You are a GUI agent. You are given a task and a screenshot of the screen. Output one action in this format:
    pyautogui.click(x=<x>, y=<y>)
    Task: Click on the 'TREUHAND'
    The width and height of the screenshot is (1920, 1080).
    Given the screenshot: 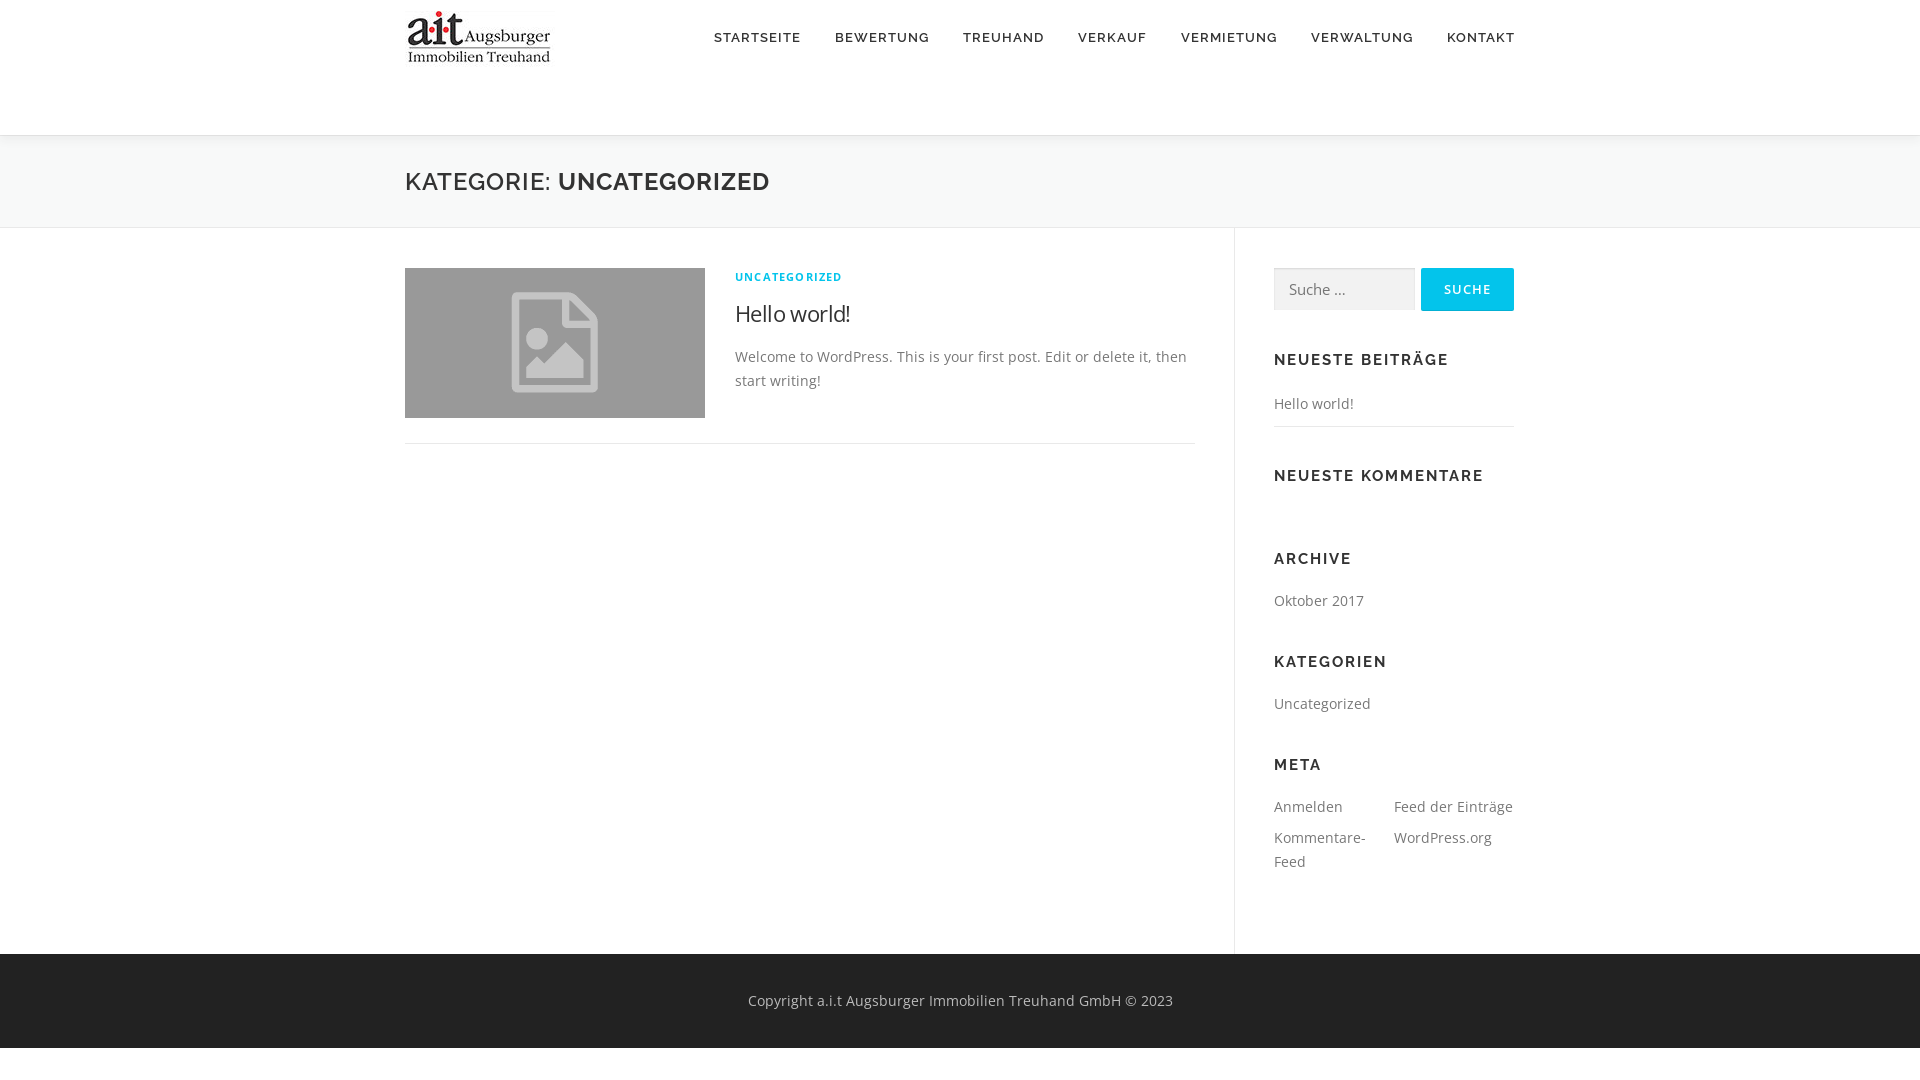 What is the action you would take?
    pyautogui.click(x=1003, y=37)
    